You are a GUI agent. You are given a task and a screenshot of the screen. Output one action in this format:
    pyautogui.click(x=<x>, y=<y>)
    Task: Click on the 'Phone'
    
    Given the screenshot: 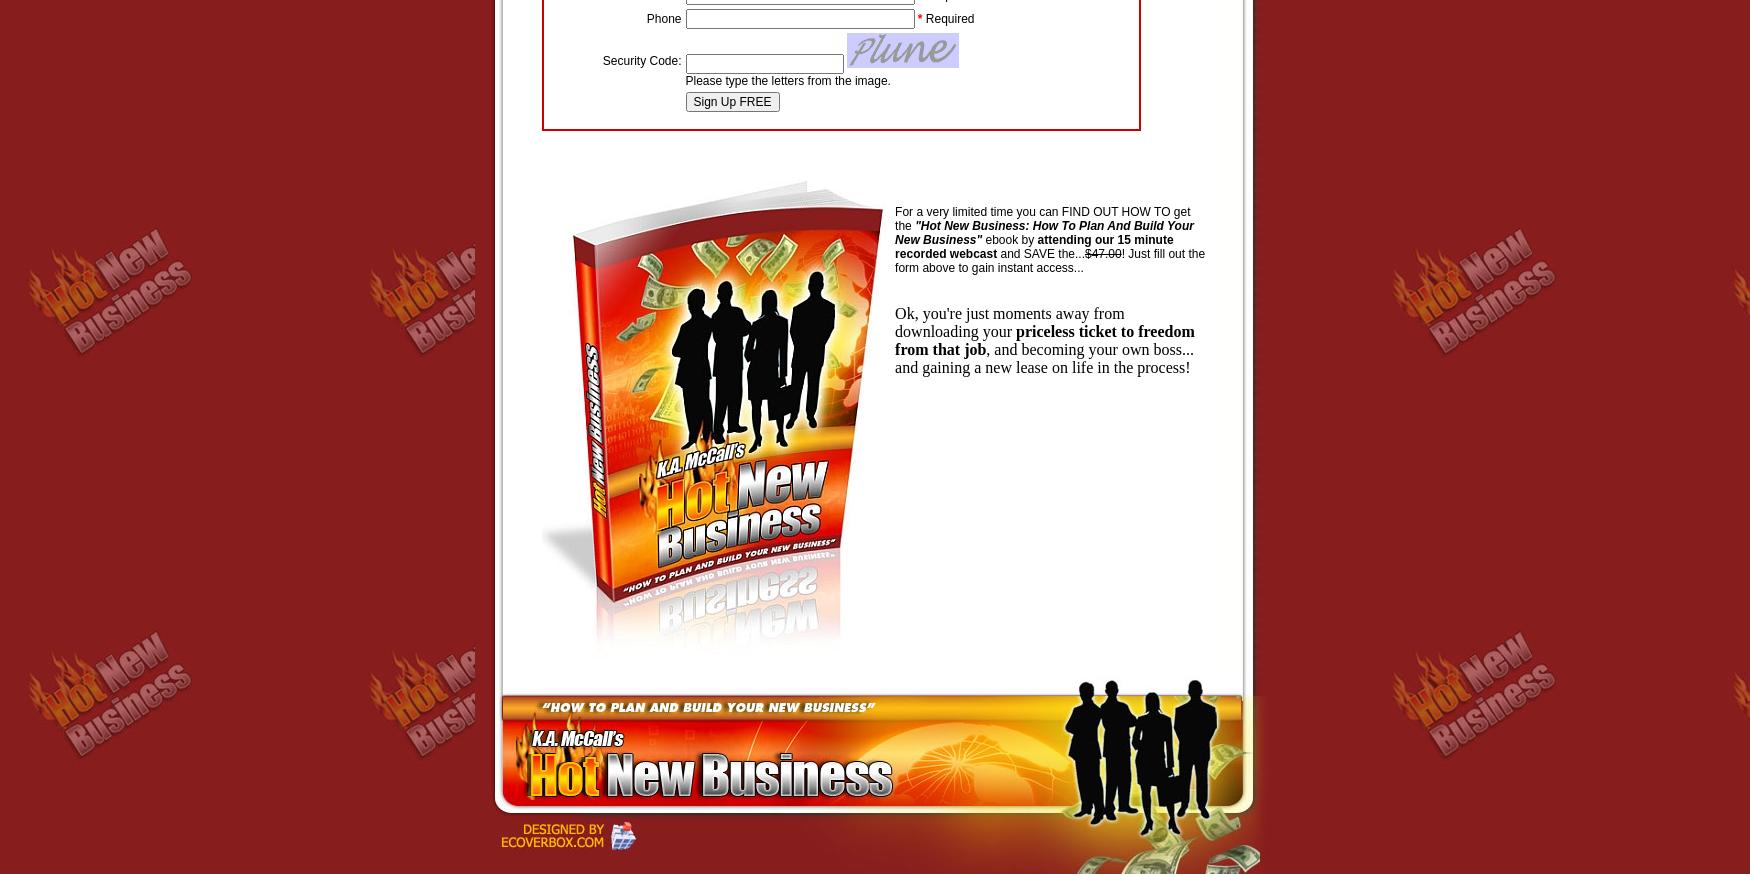 What is the action you would take?
    pyautogui.click(x=662, y=17)
    